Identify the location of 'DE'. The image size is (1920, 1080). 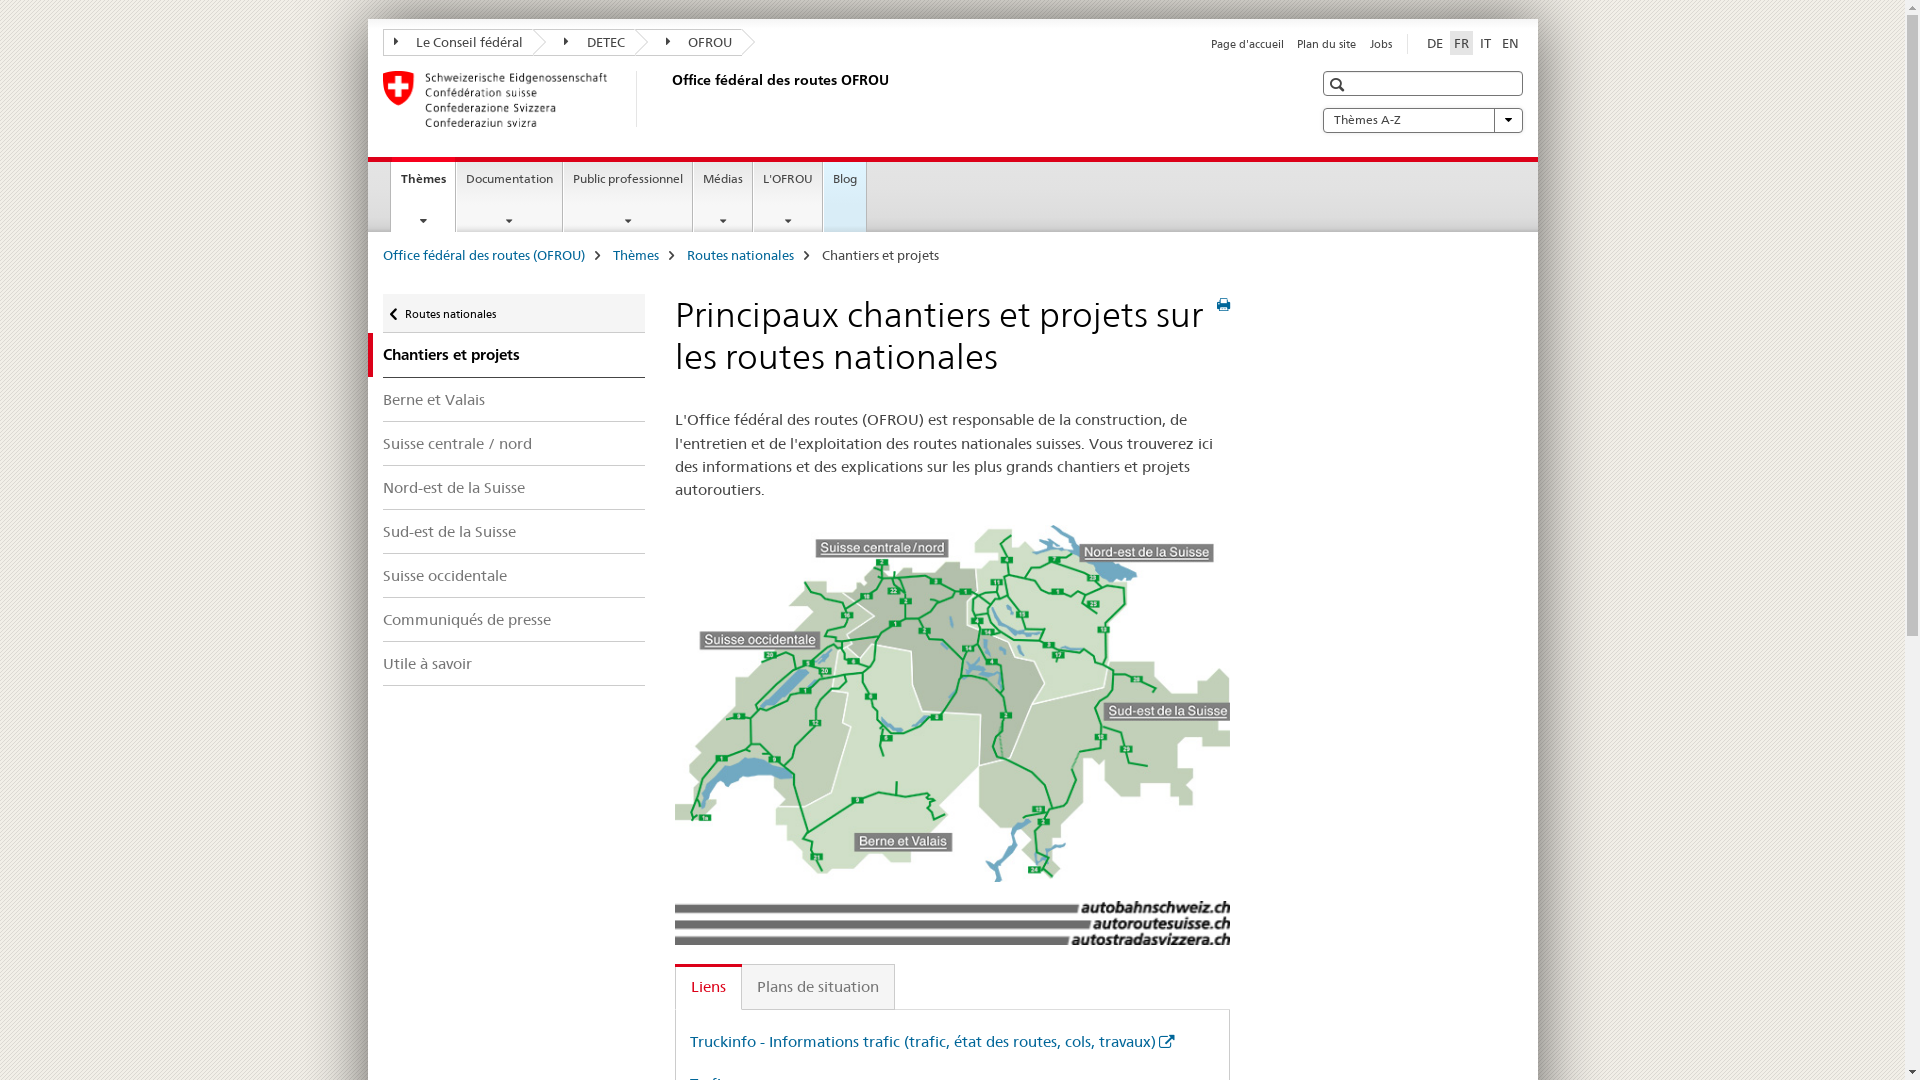
(1433, 42).